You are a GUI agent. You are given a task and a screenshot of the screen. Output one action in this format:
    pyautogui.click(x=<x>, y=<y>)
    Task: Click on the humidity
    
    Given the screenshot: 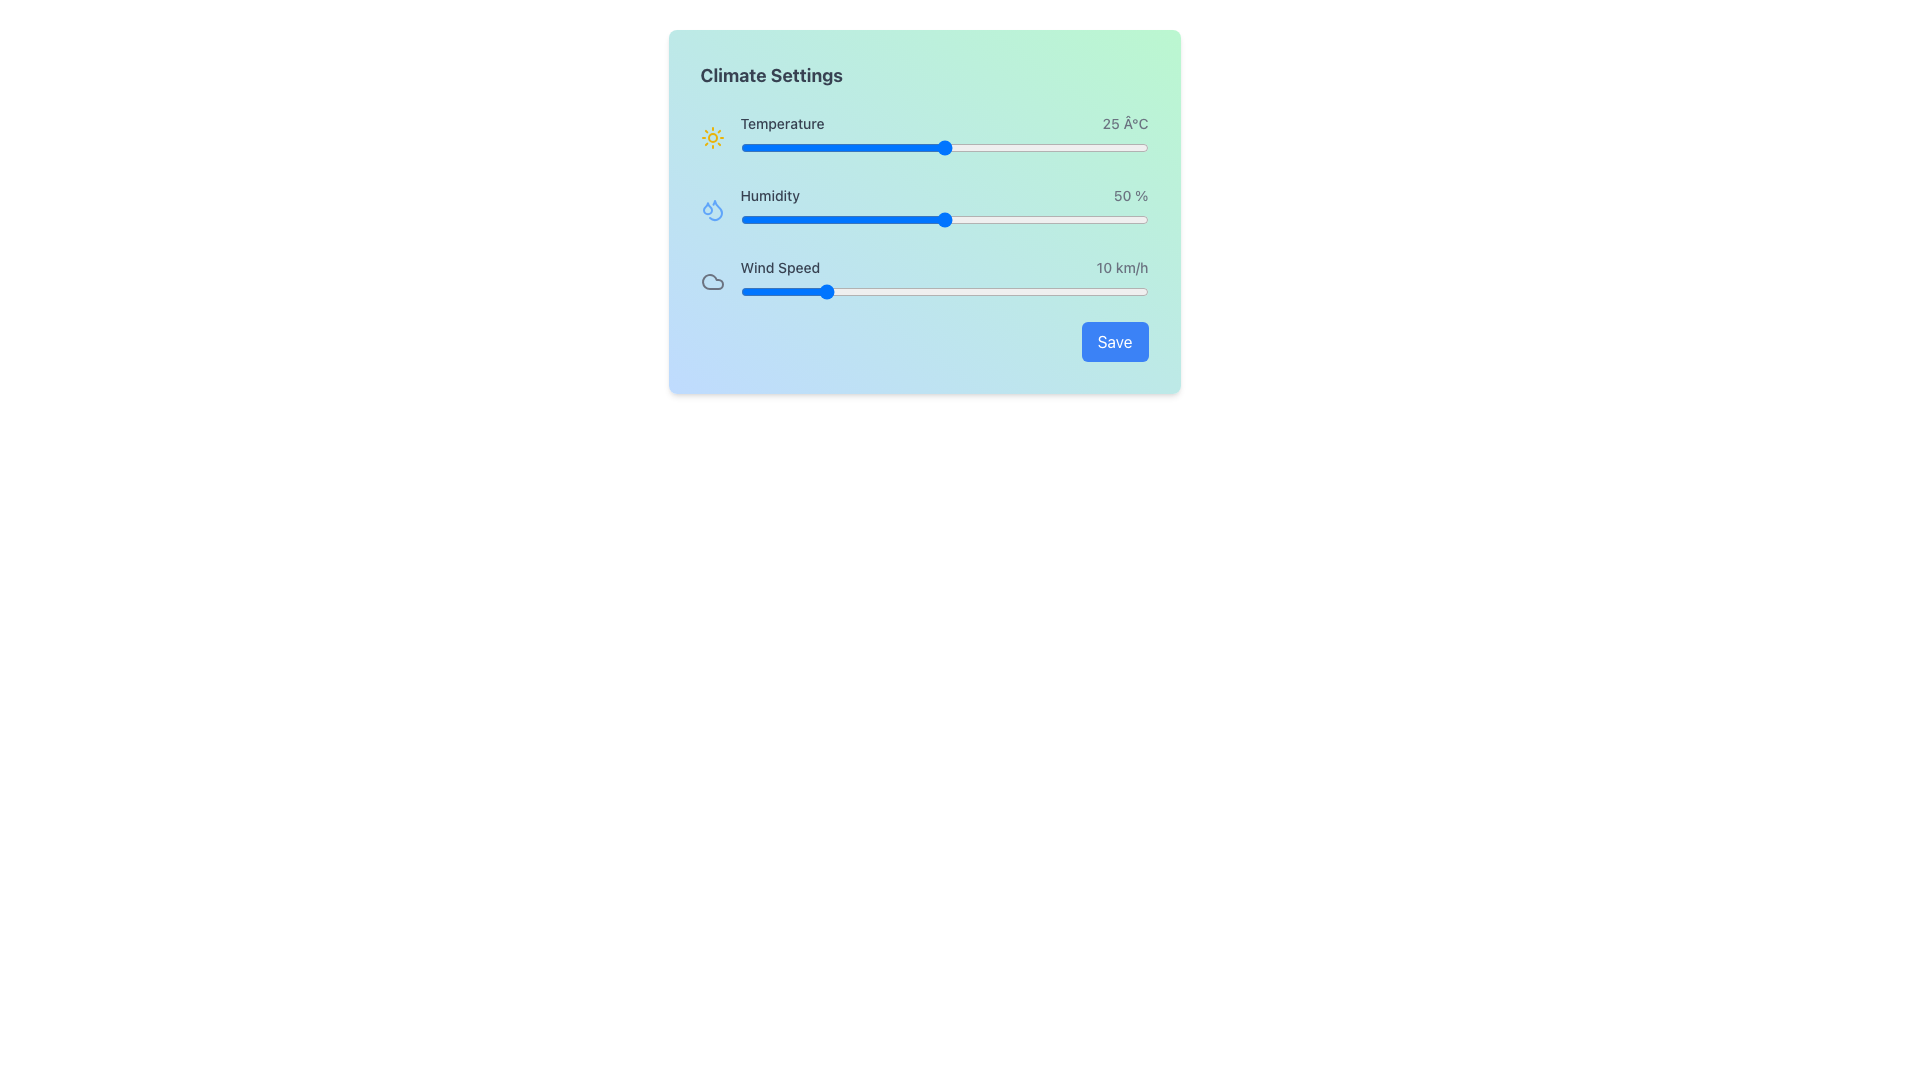 What is the action you would take?
    pyautogui.click(x=973, y=219)
    